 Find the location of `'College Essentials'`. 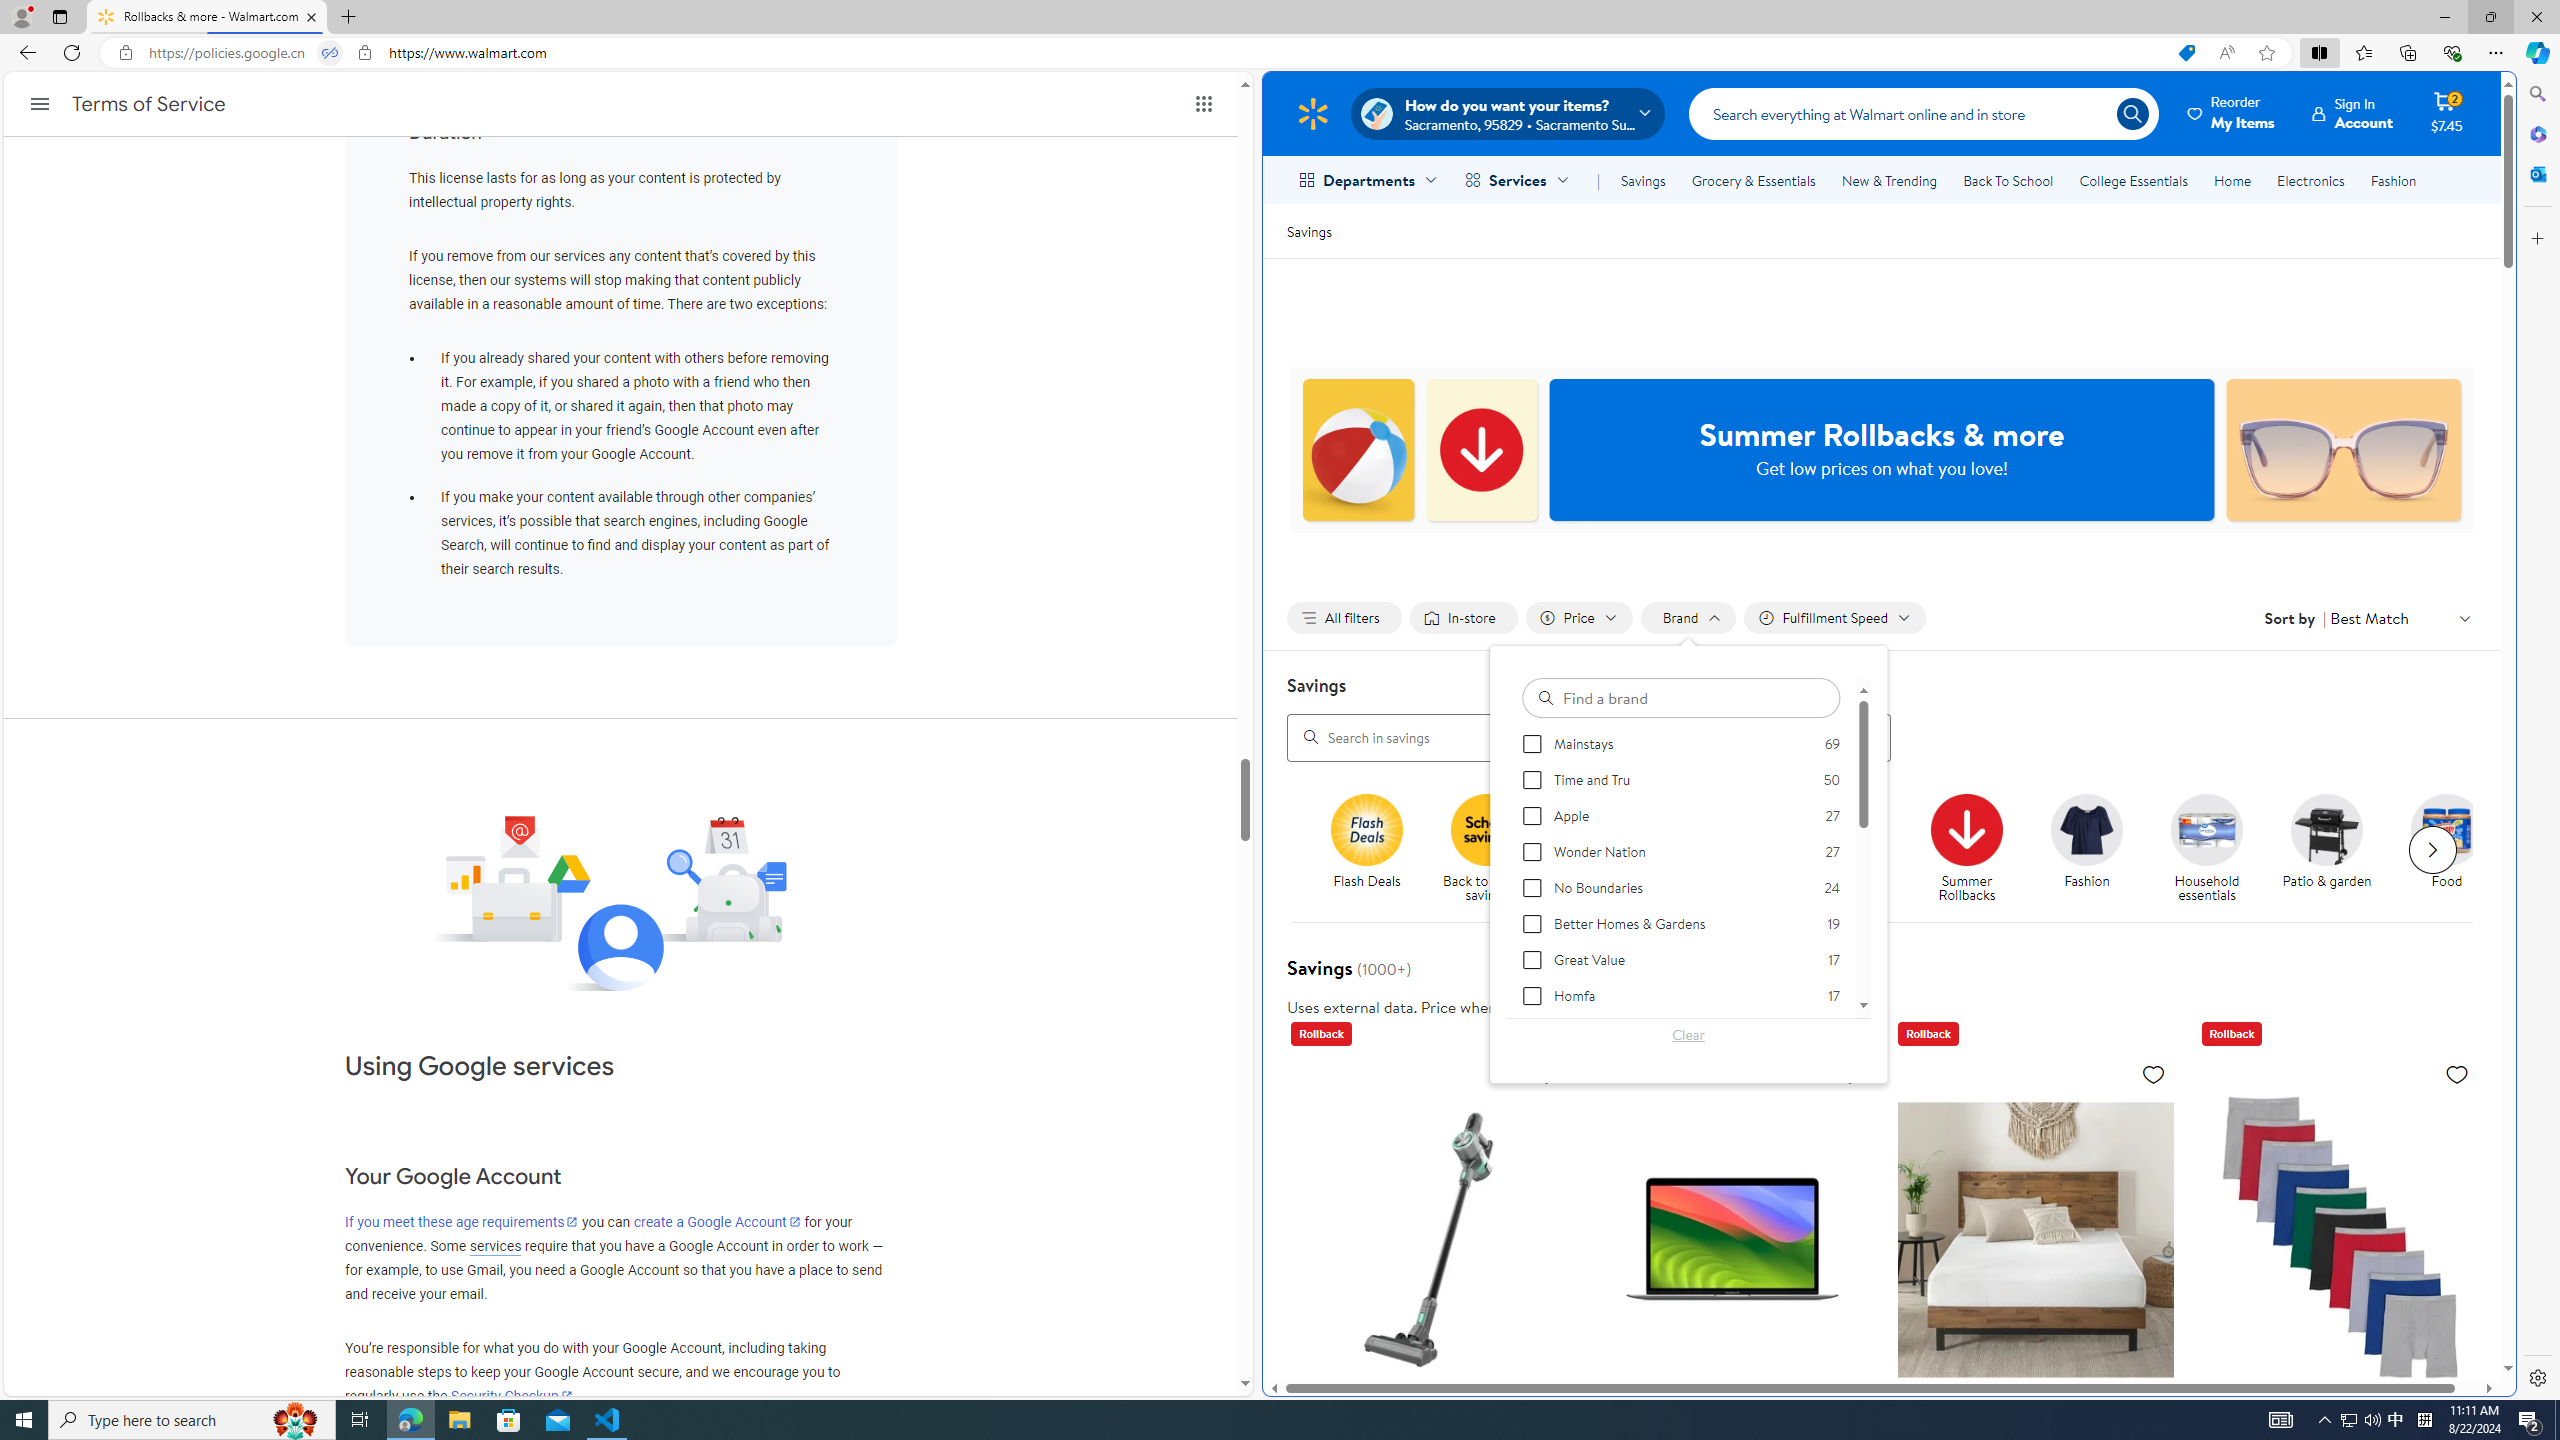

'College Essentials' is located at coordinates (2132, 180).